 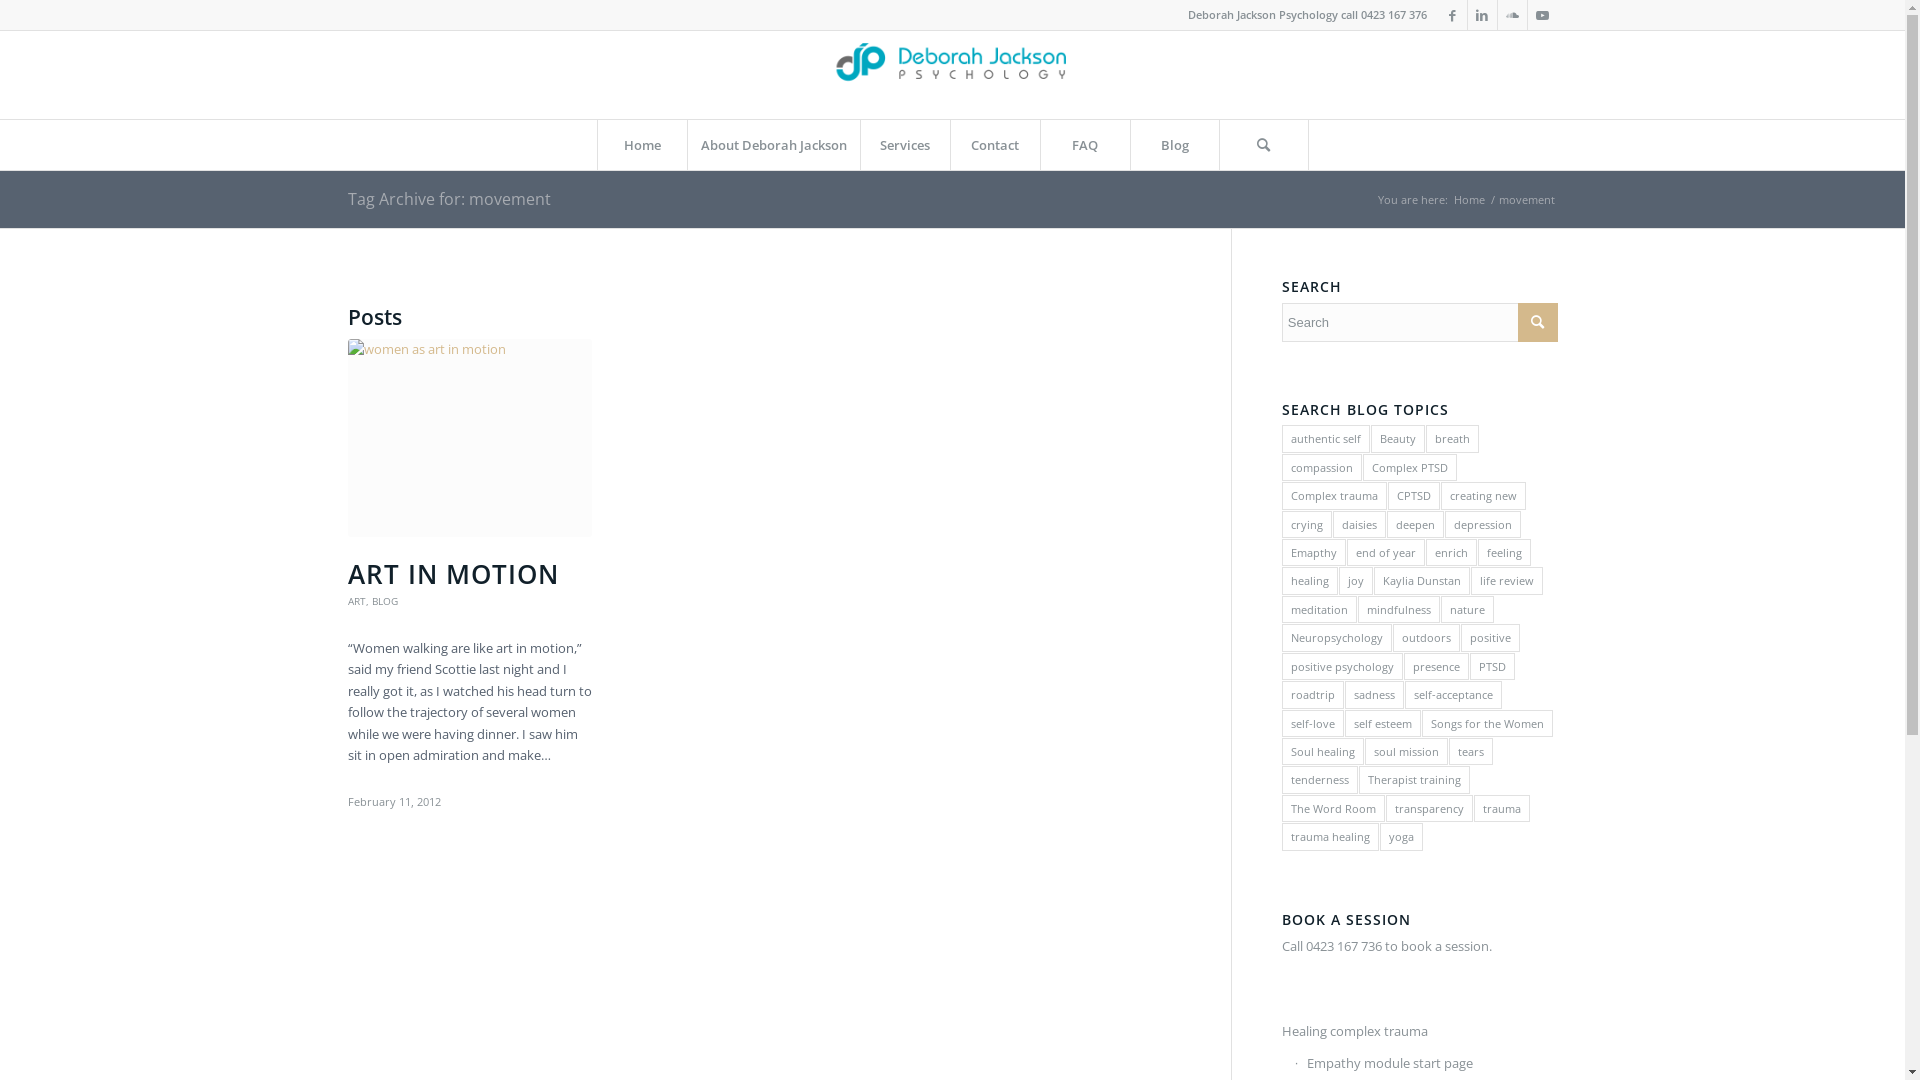 What do you see at coordinates (1397, 608) in the screenshot?
I see `'mindfulness'` at bounding box center [1397, 608].